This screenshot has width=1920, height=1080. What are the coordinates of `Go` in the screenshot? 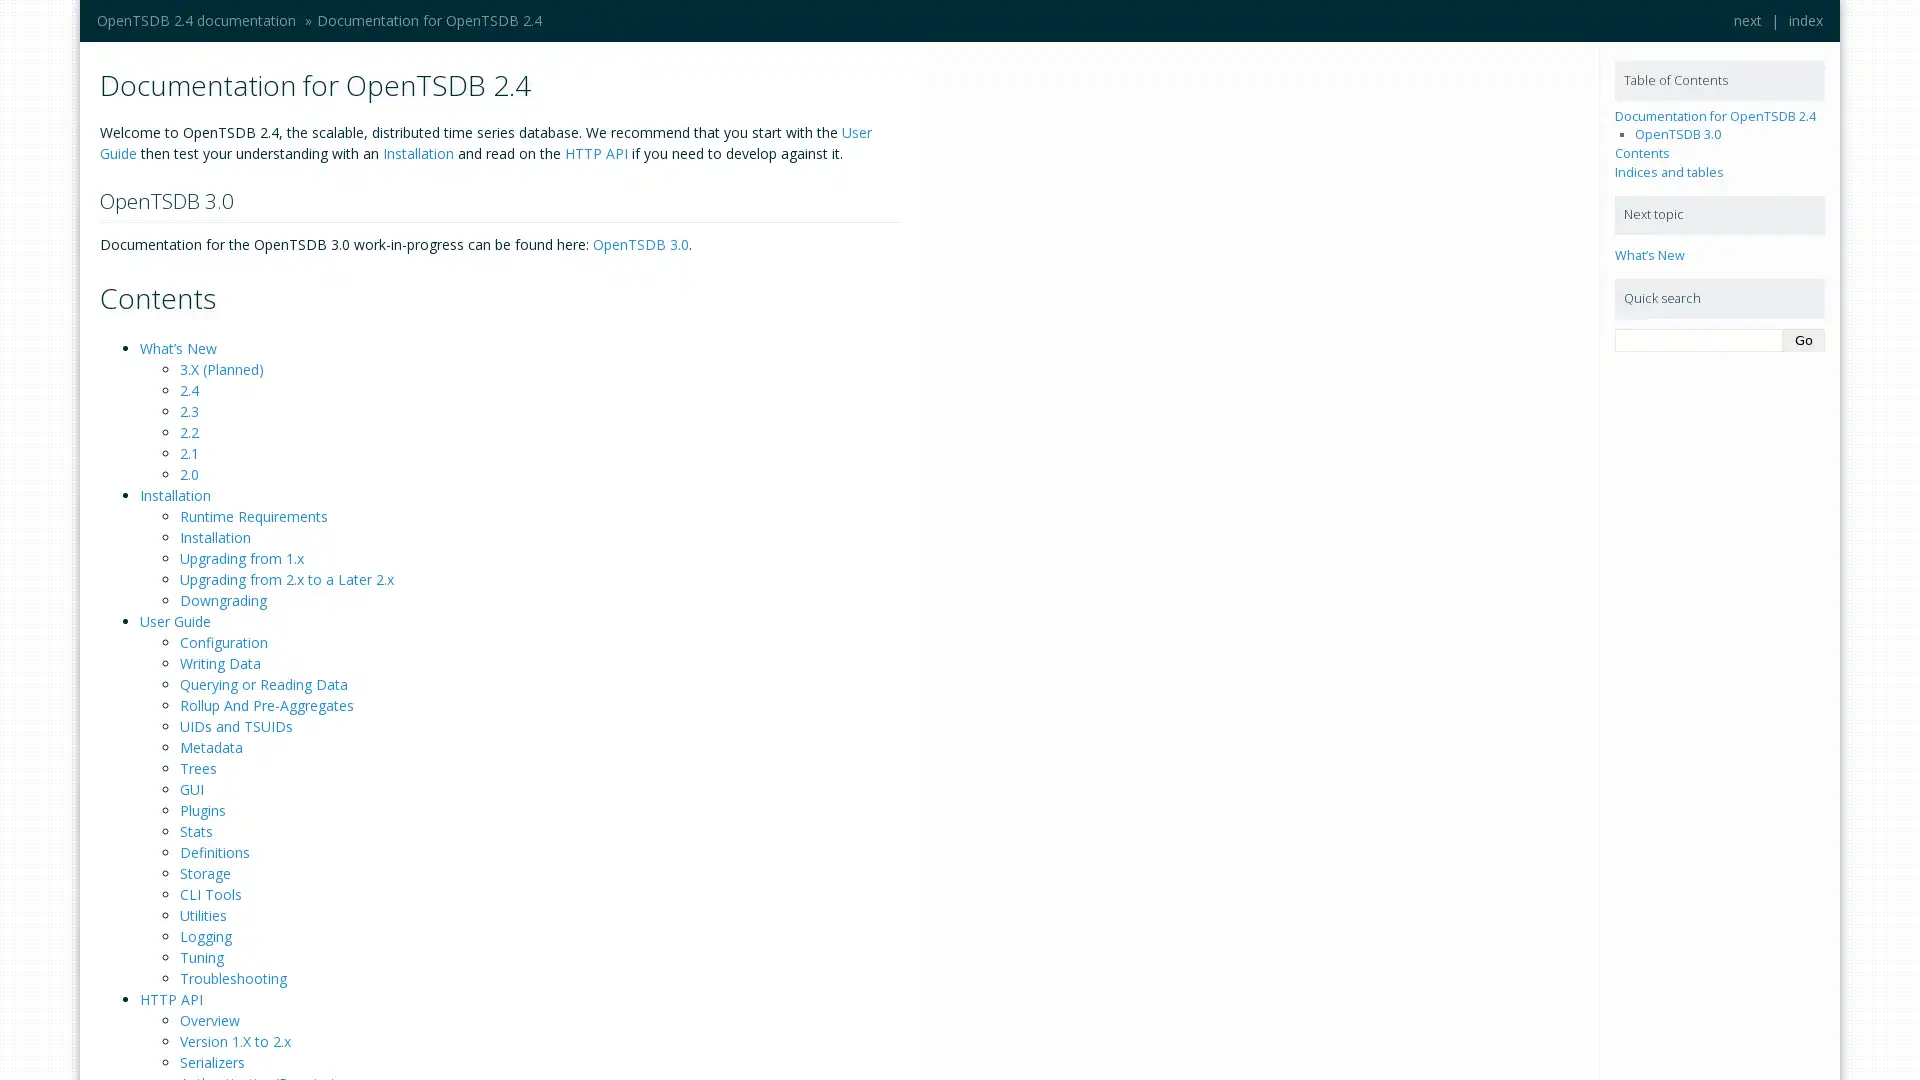 It's located at (1804, 338).